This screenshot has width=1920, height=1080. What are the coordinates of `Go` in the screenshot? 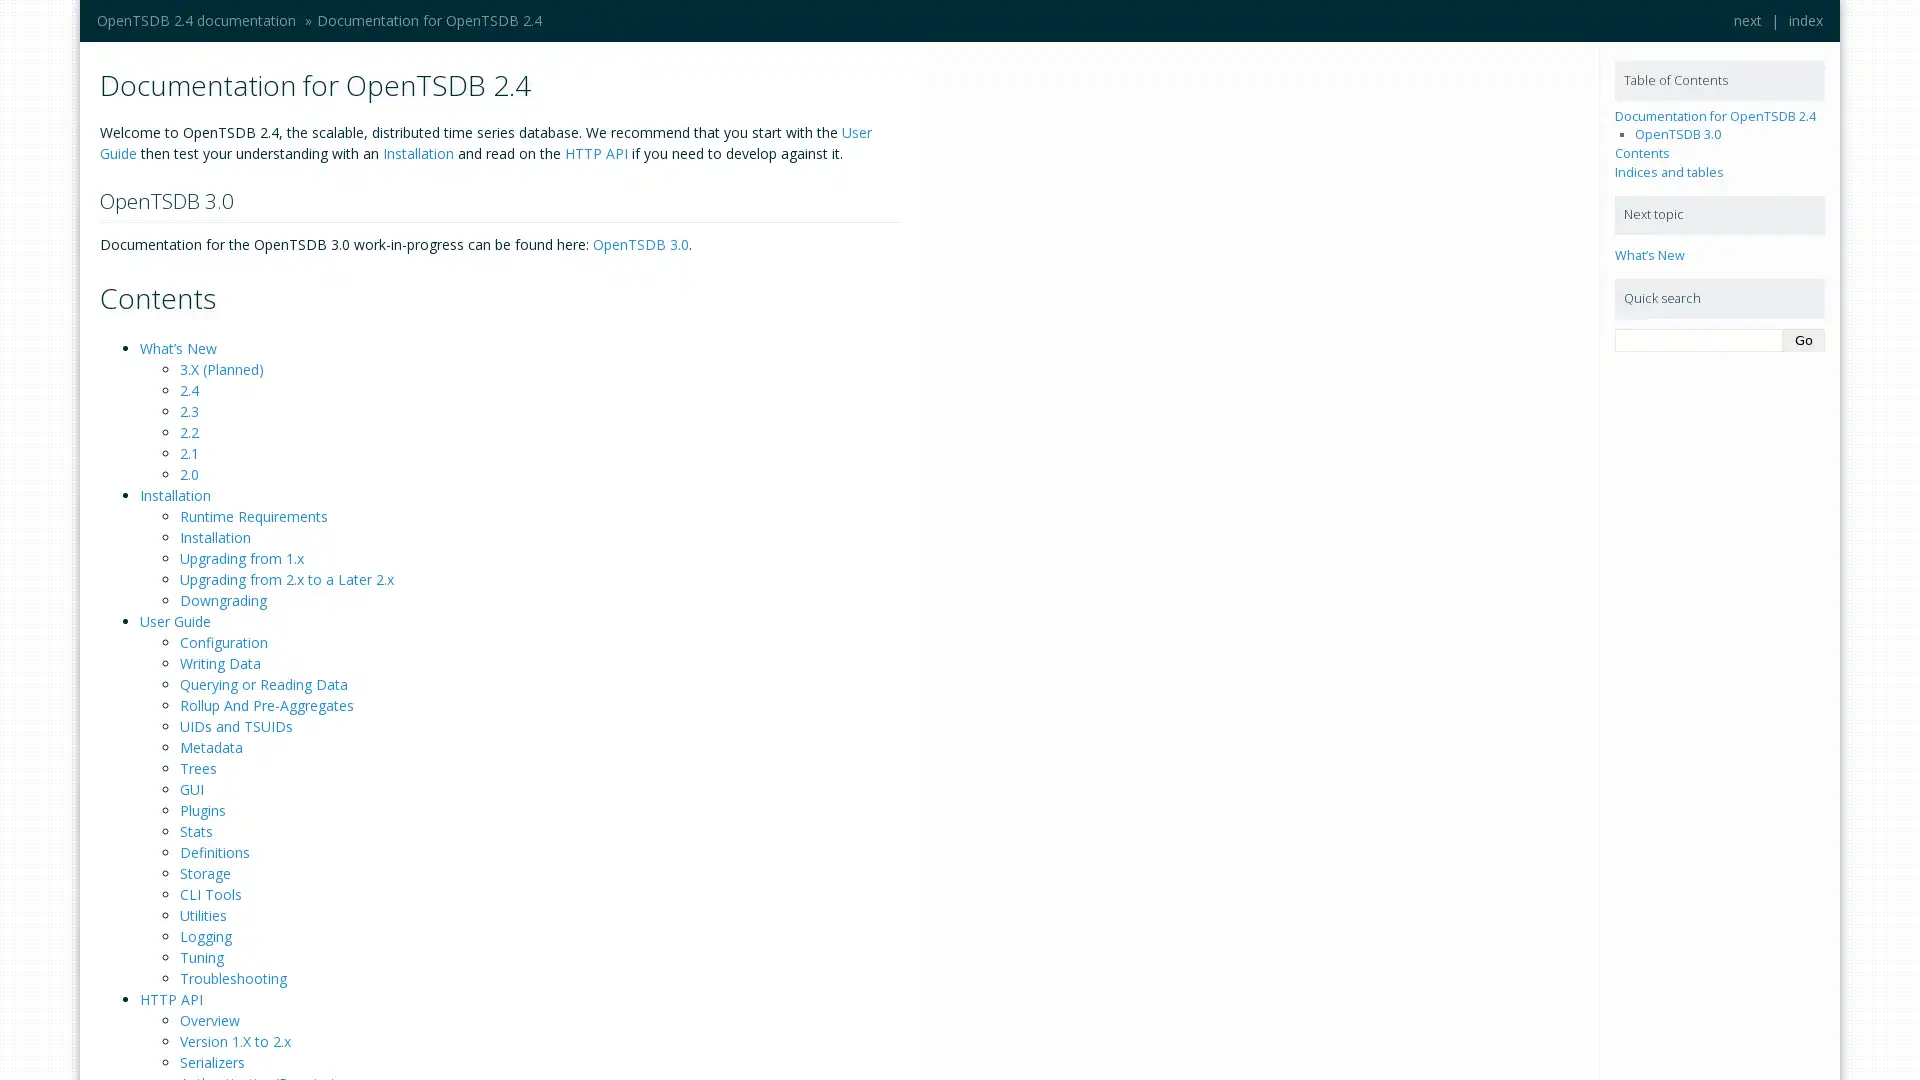 It's located at (1804, 338).